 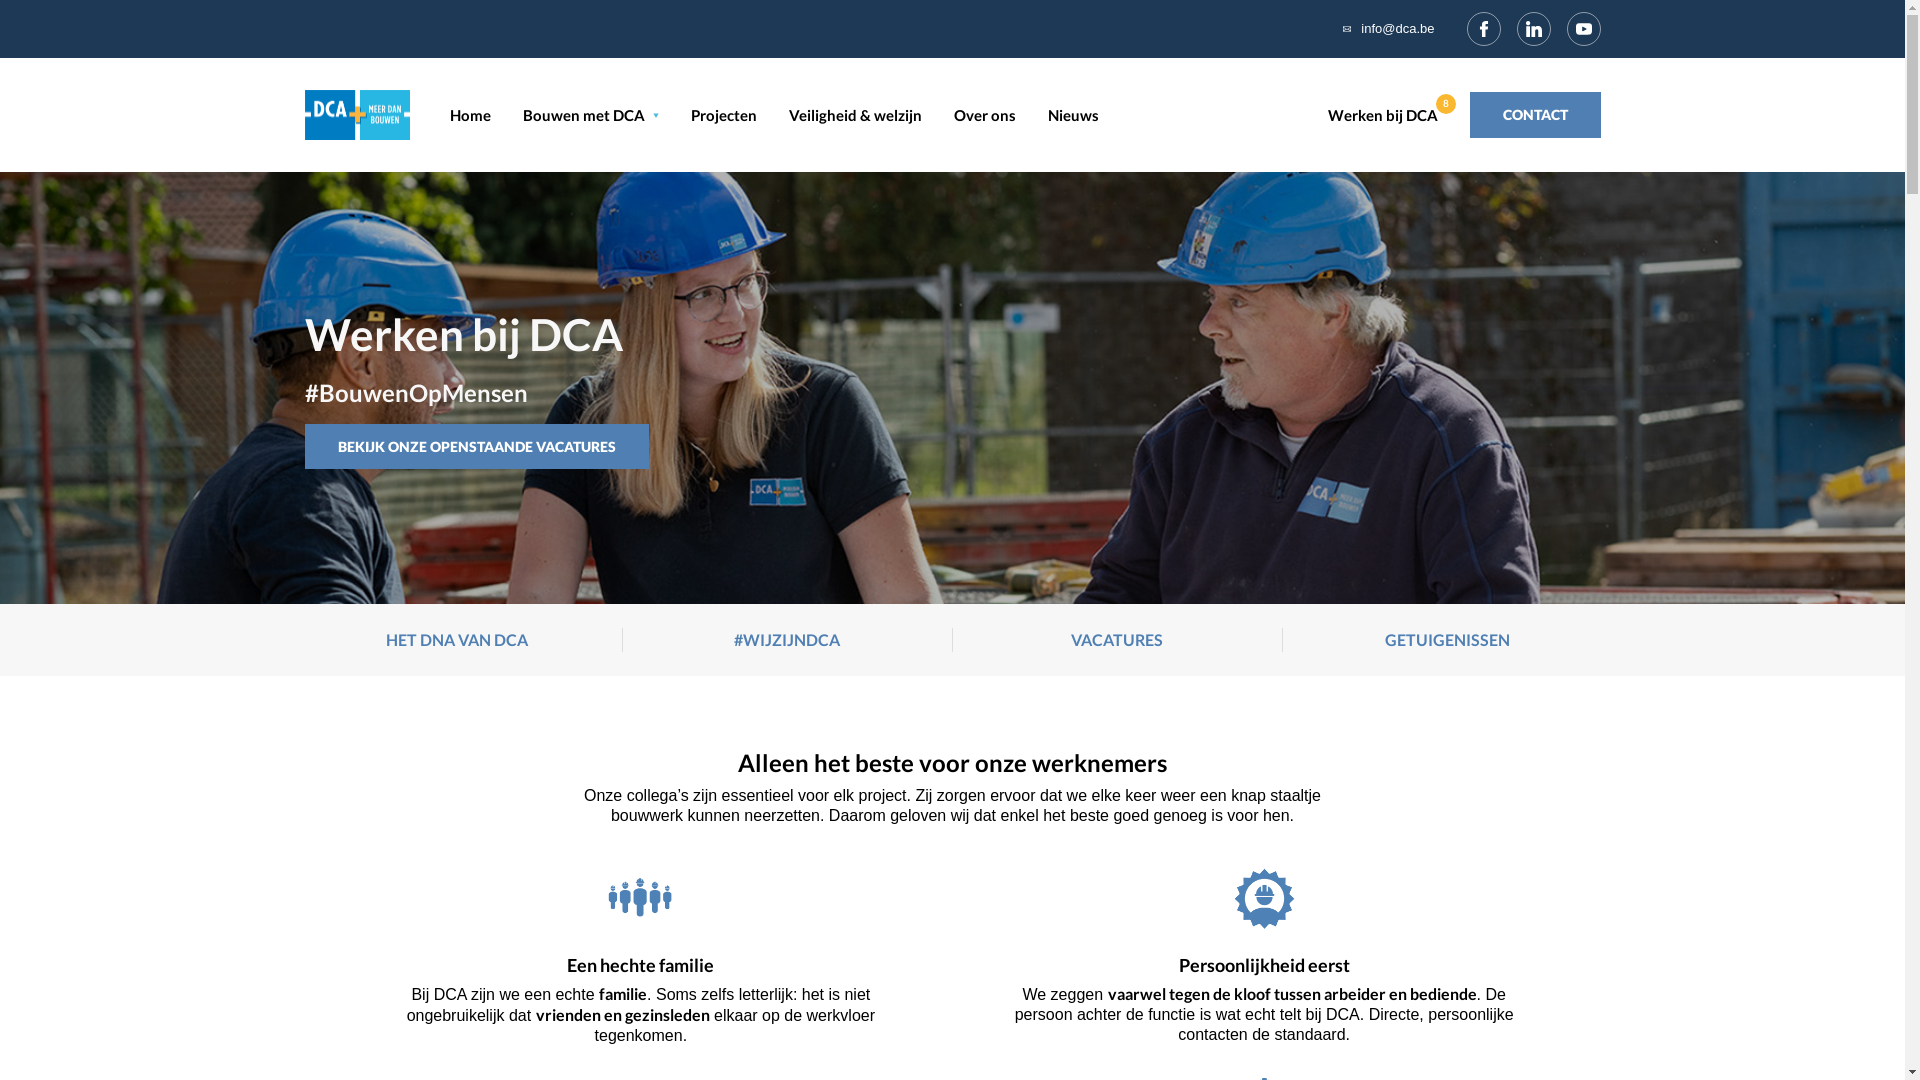 What do you see at coordinates (1396, 29) in the screenshot?
I see `'info@dca.be'` at bounding box center [1396, 29].